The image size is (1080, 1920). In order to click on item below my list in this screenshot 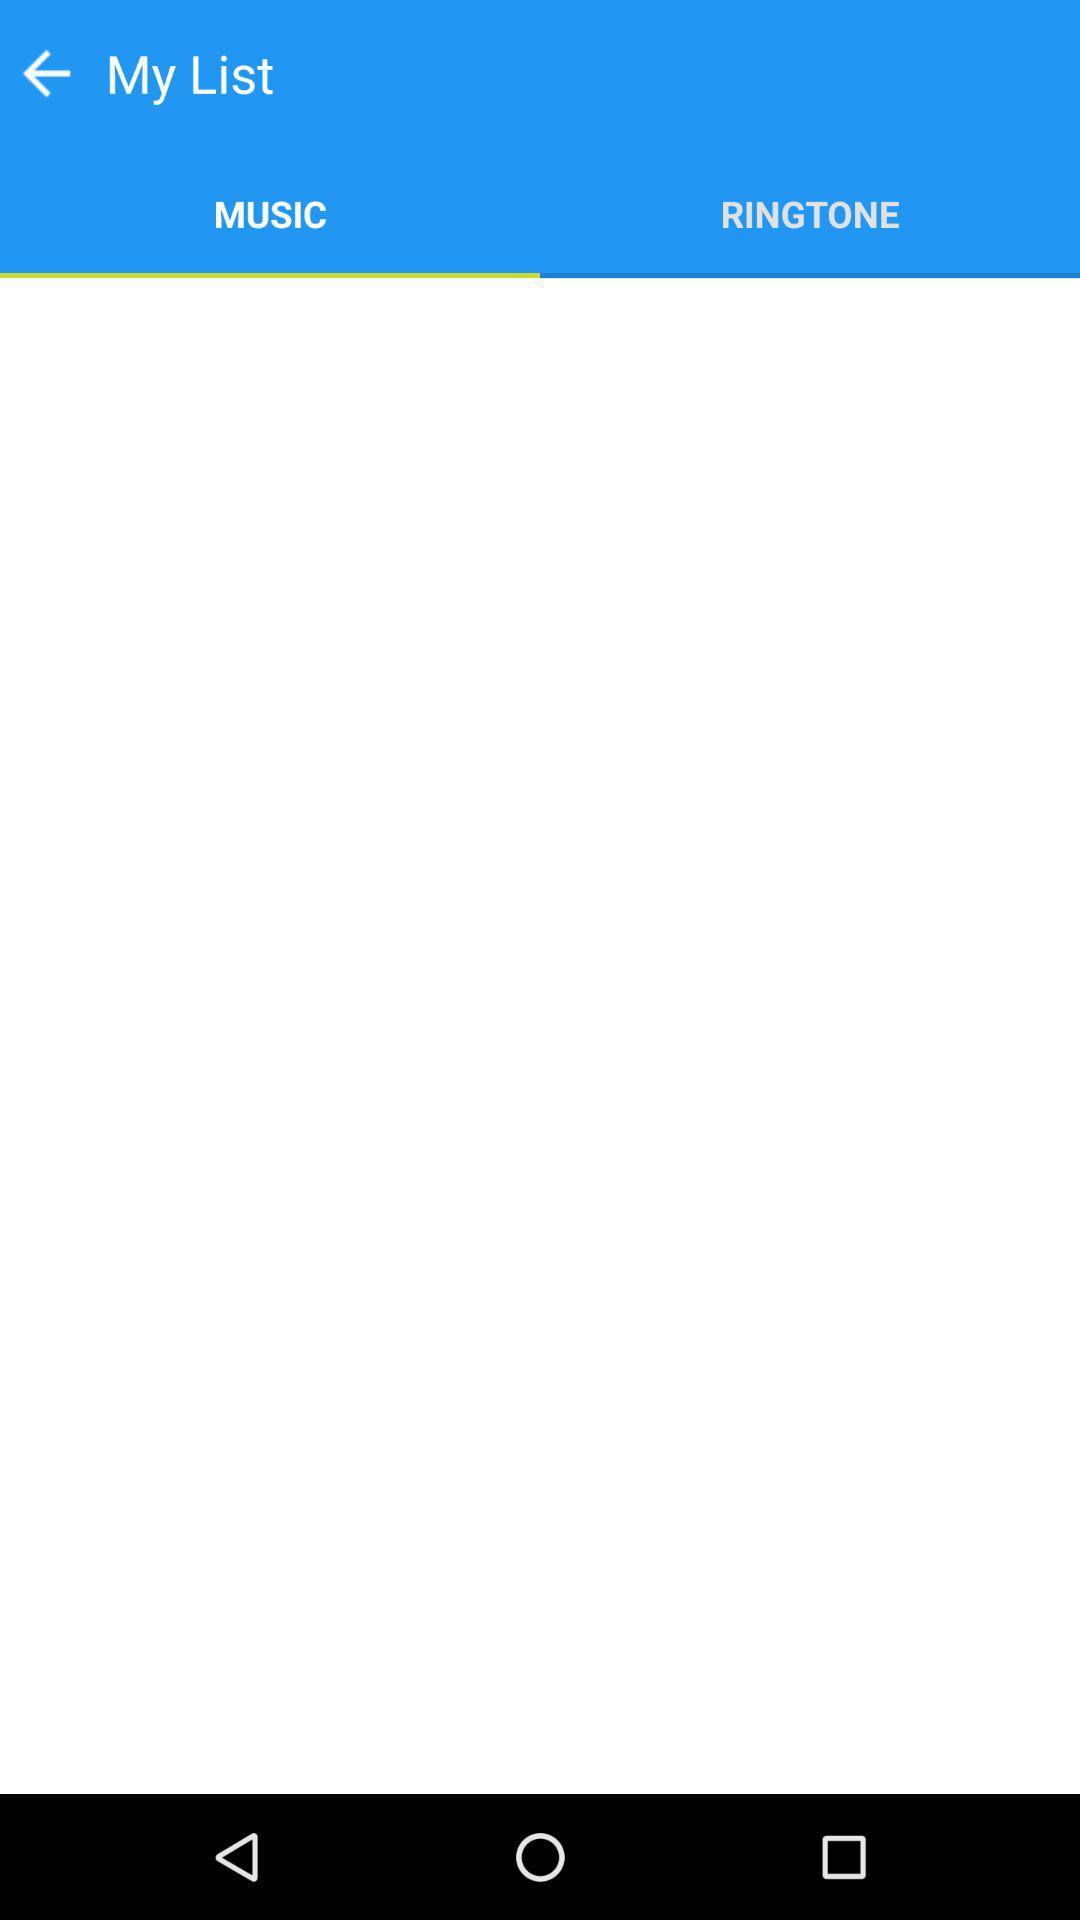, I will do `click(270, 212)`.